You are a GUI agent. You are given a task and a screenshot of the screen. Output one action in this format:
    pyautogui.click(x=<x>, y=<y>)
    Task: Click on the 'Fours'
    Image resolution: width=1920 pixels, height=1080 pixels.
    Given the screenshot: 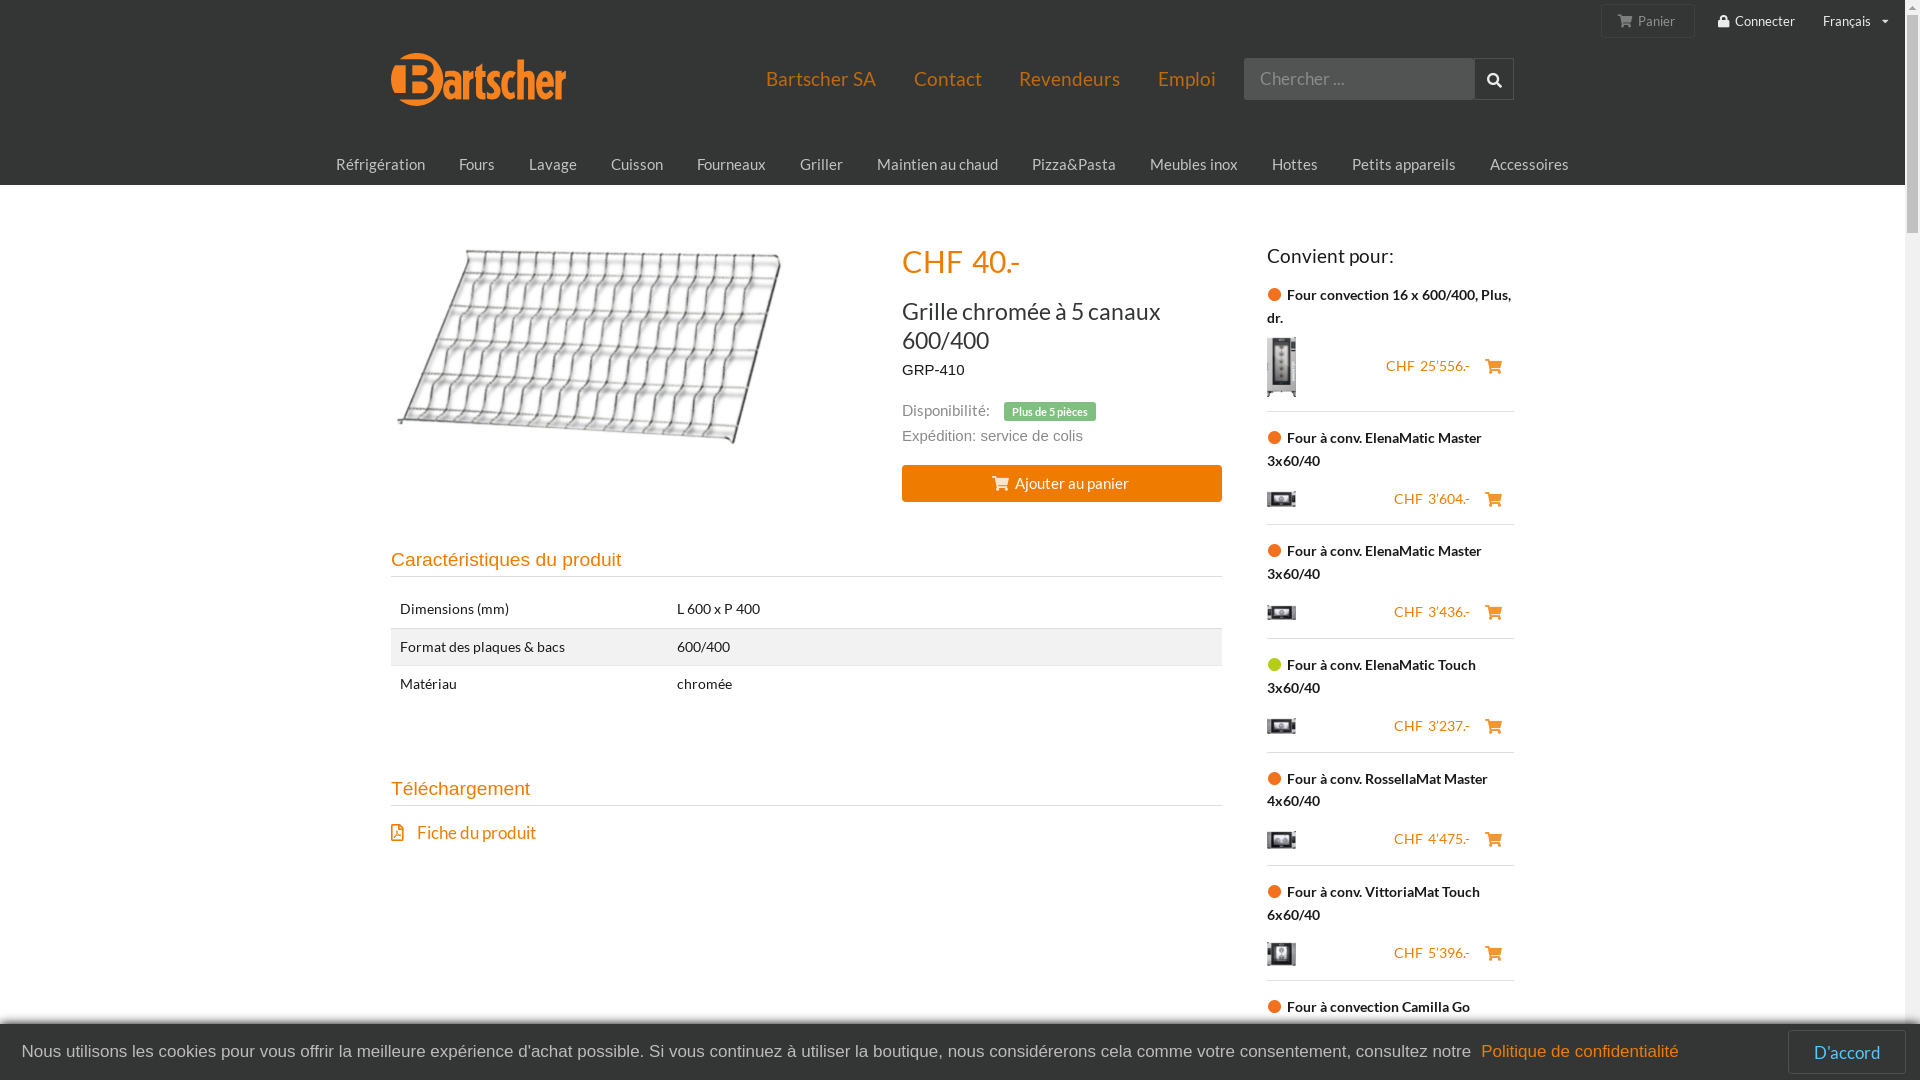 What is the action you would take?
    pyautogui.click(x=475, y=164)
    